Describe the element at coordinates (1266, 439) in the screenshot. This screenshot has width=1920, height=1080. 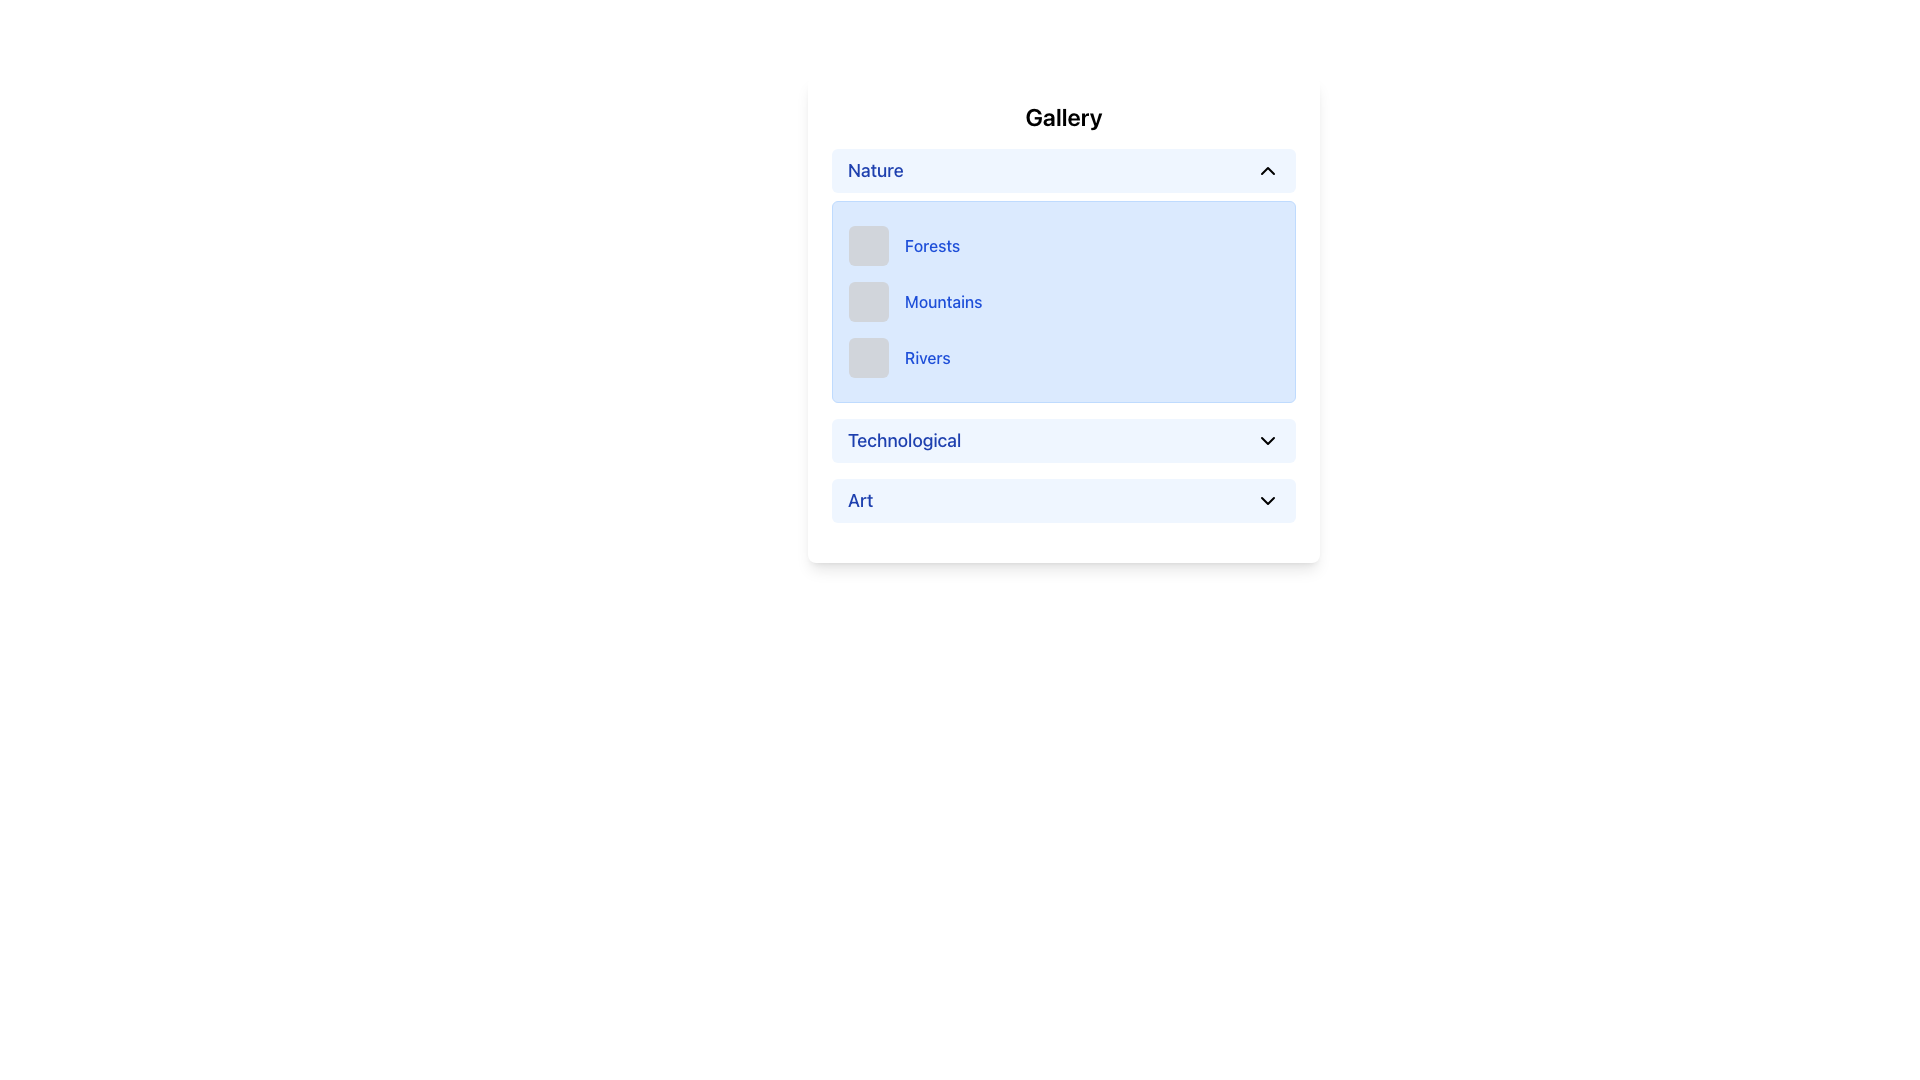
I see `the Icon button located on the right side of the 'Technological' menu label` at that location.